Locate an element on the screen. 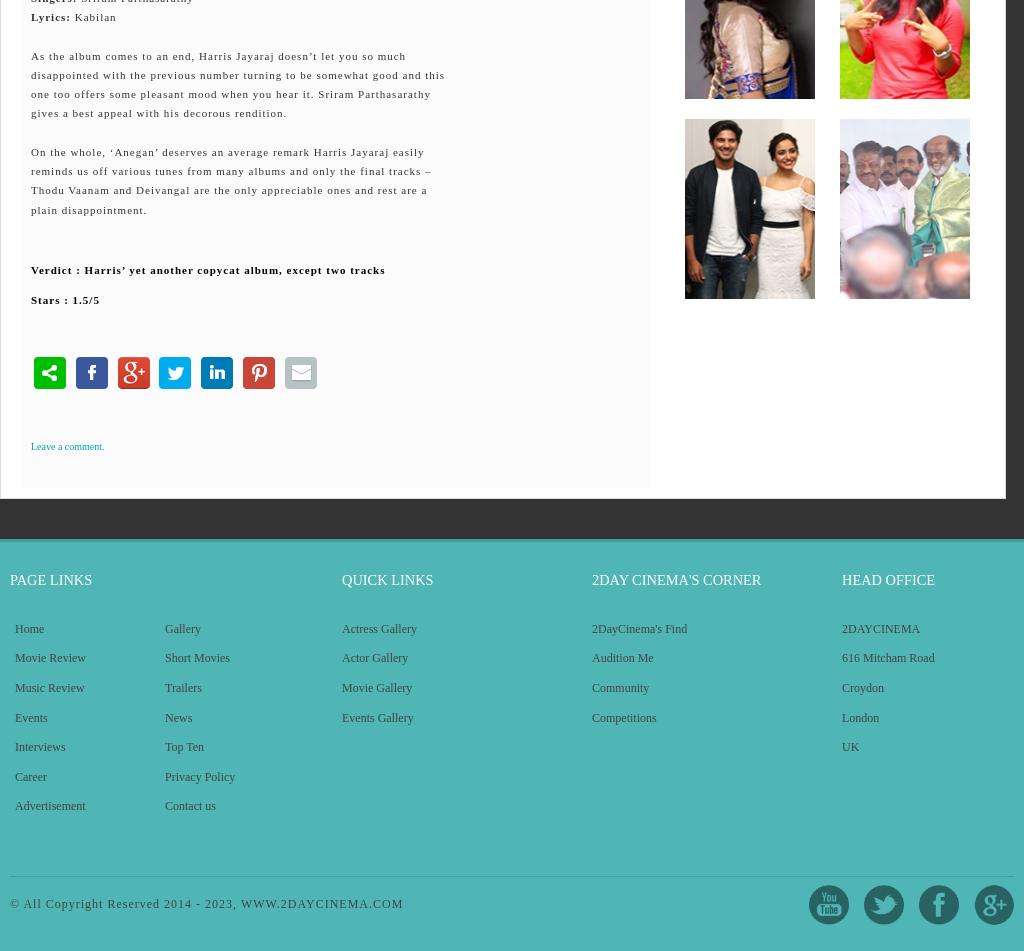 Image resolution: width=1024 pixels, height=951 pixels. 'Community' is located at coordinates (590, 686).